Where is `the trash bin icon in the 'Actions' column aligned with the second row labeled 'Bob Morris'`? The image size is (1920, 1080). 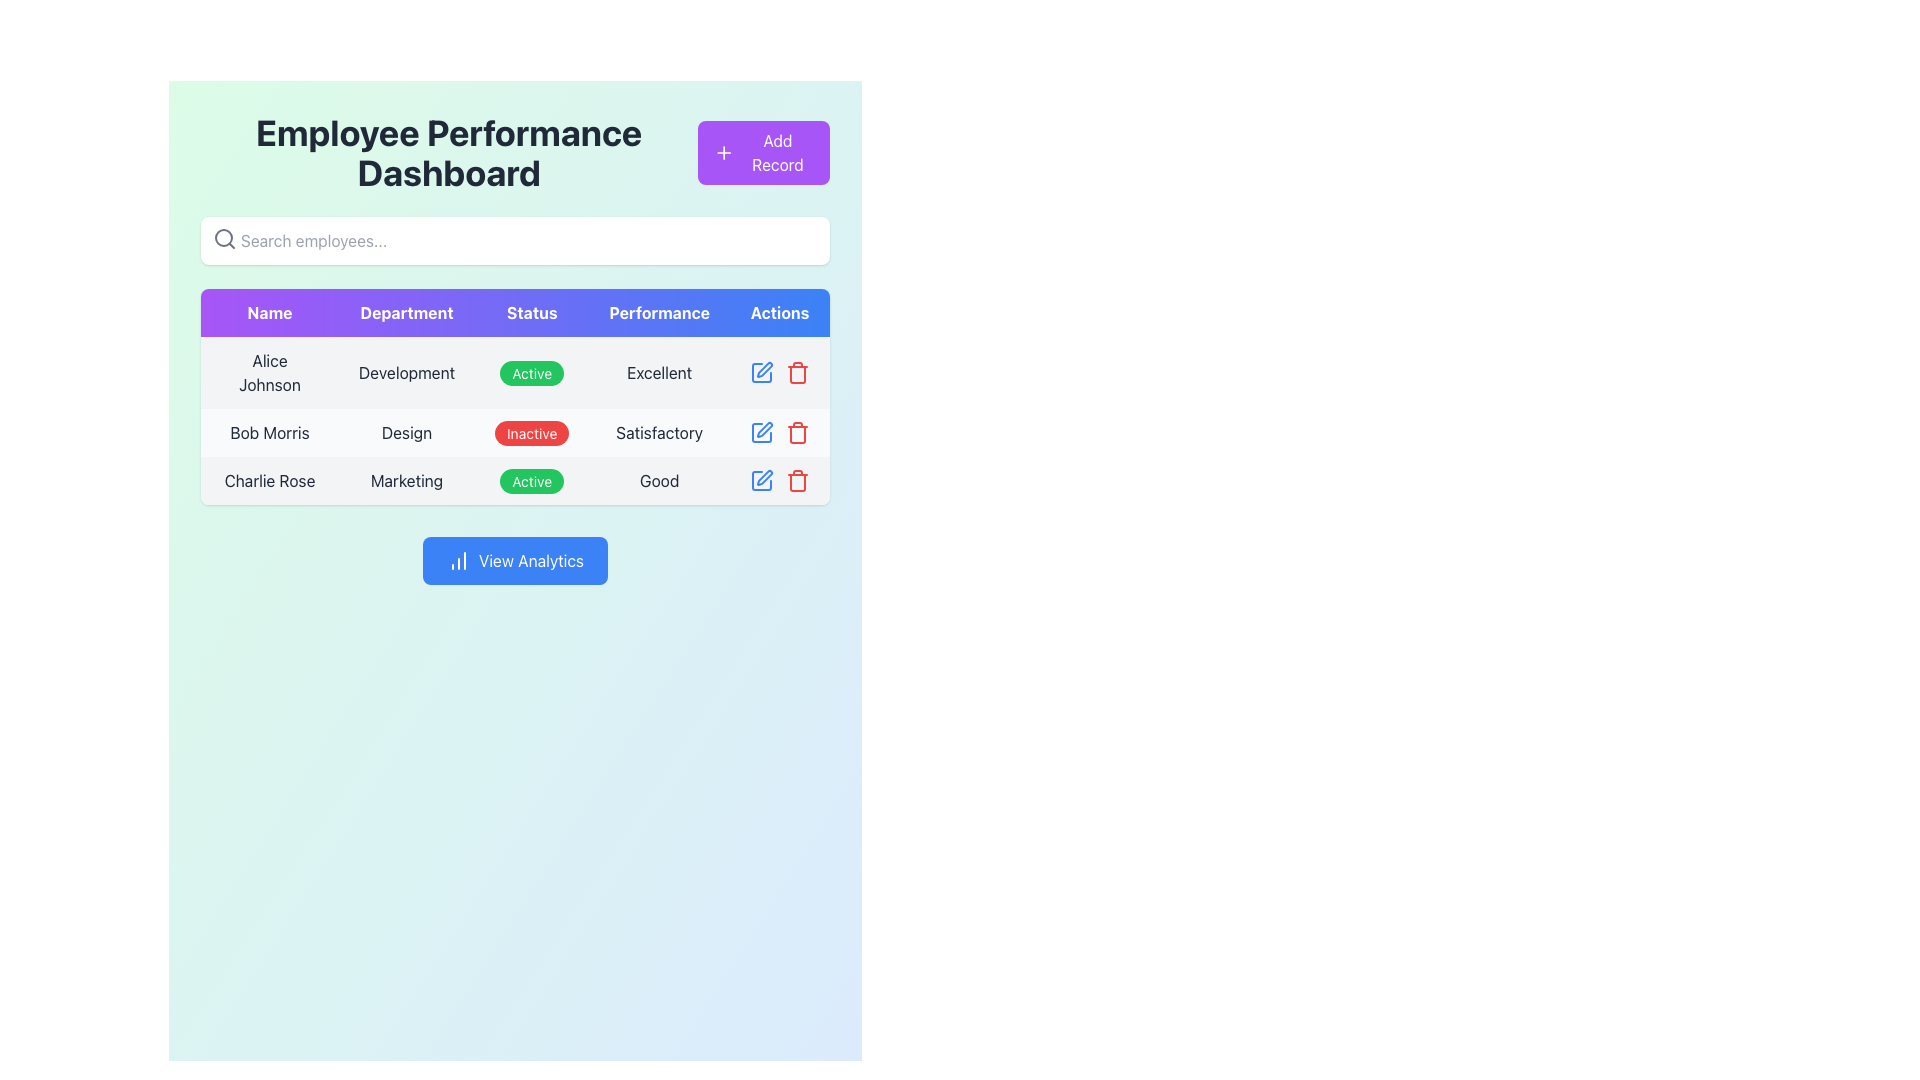
the trash bin icon in the 'Actions' column aligned with the second row labeled 'Bob Morris' is located at coordinates (796, 481).